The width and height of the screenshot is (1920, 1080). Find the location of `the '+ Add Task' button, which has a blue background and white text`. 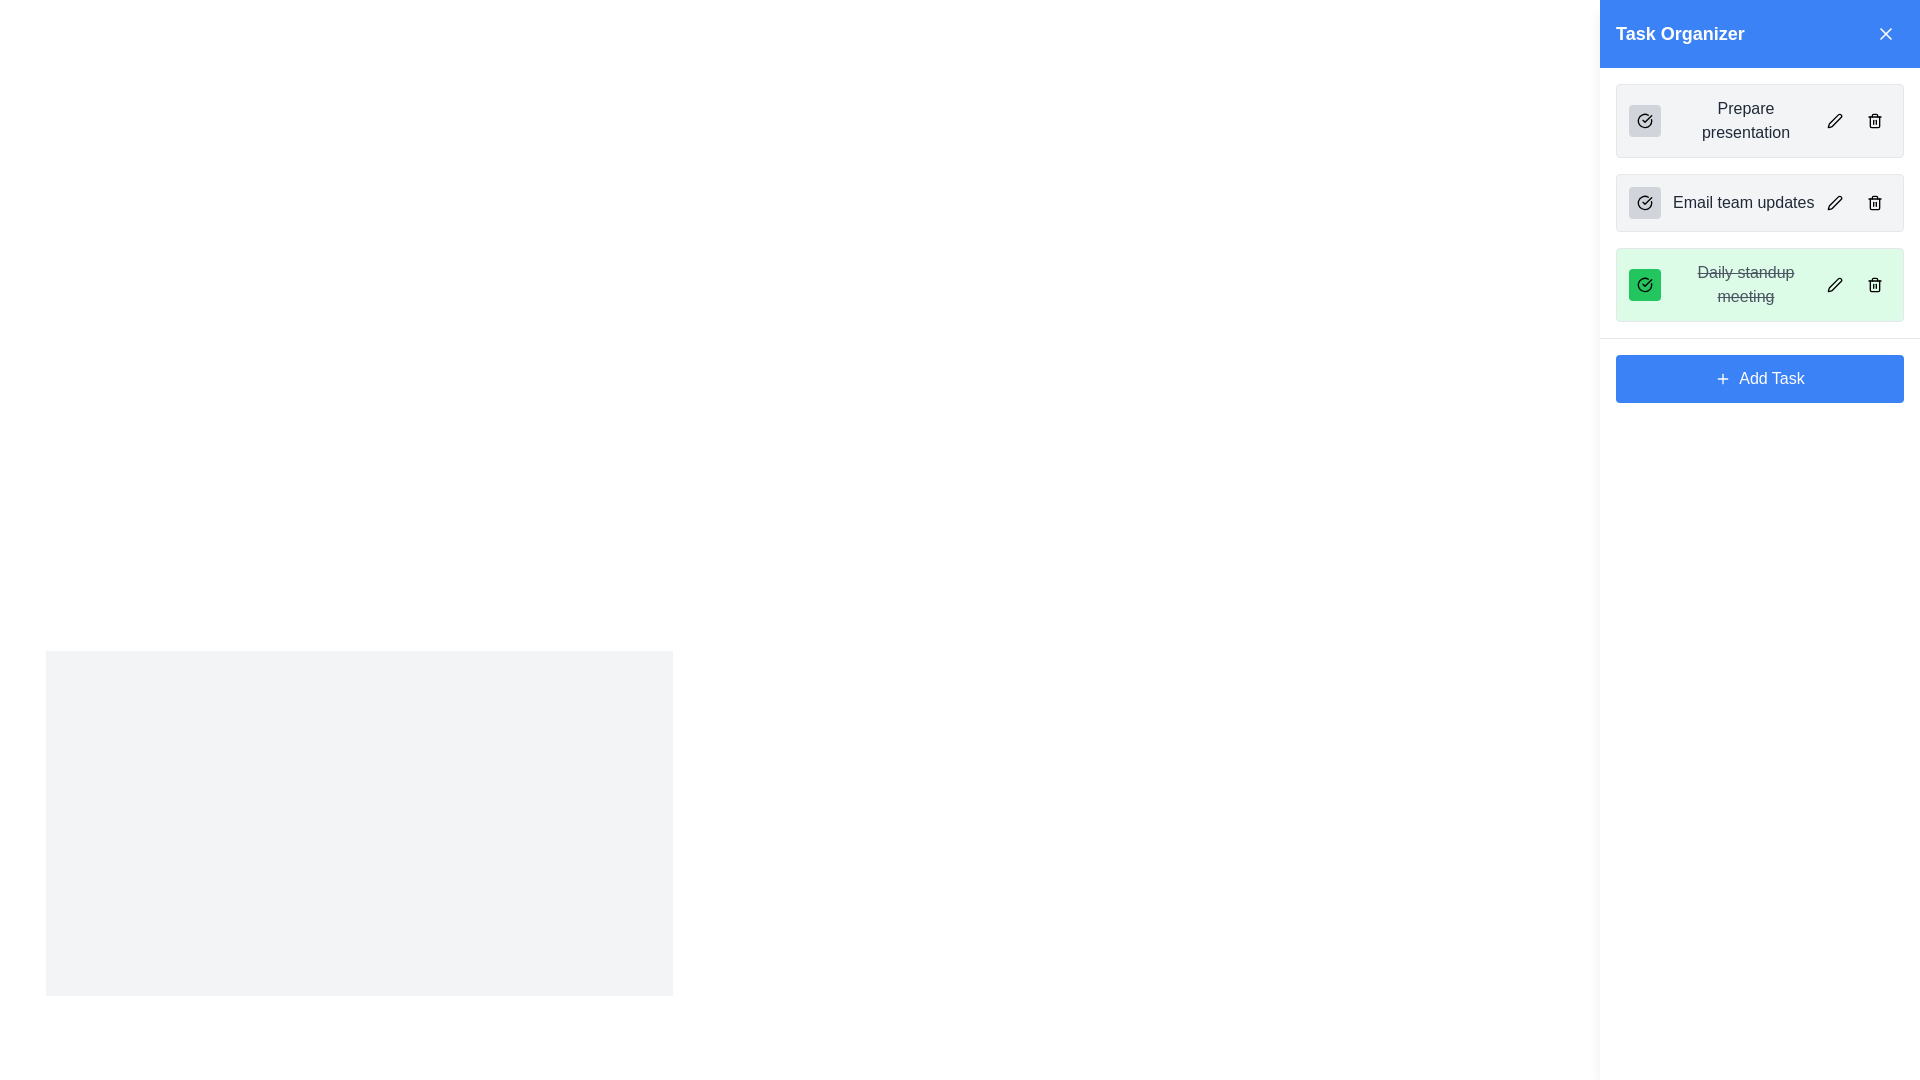

the '+ Add Task' button, which has a blue background and white text is located at coordinates (1760, 378).